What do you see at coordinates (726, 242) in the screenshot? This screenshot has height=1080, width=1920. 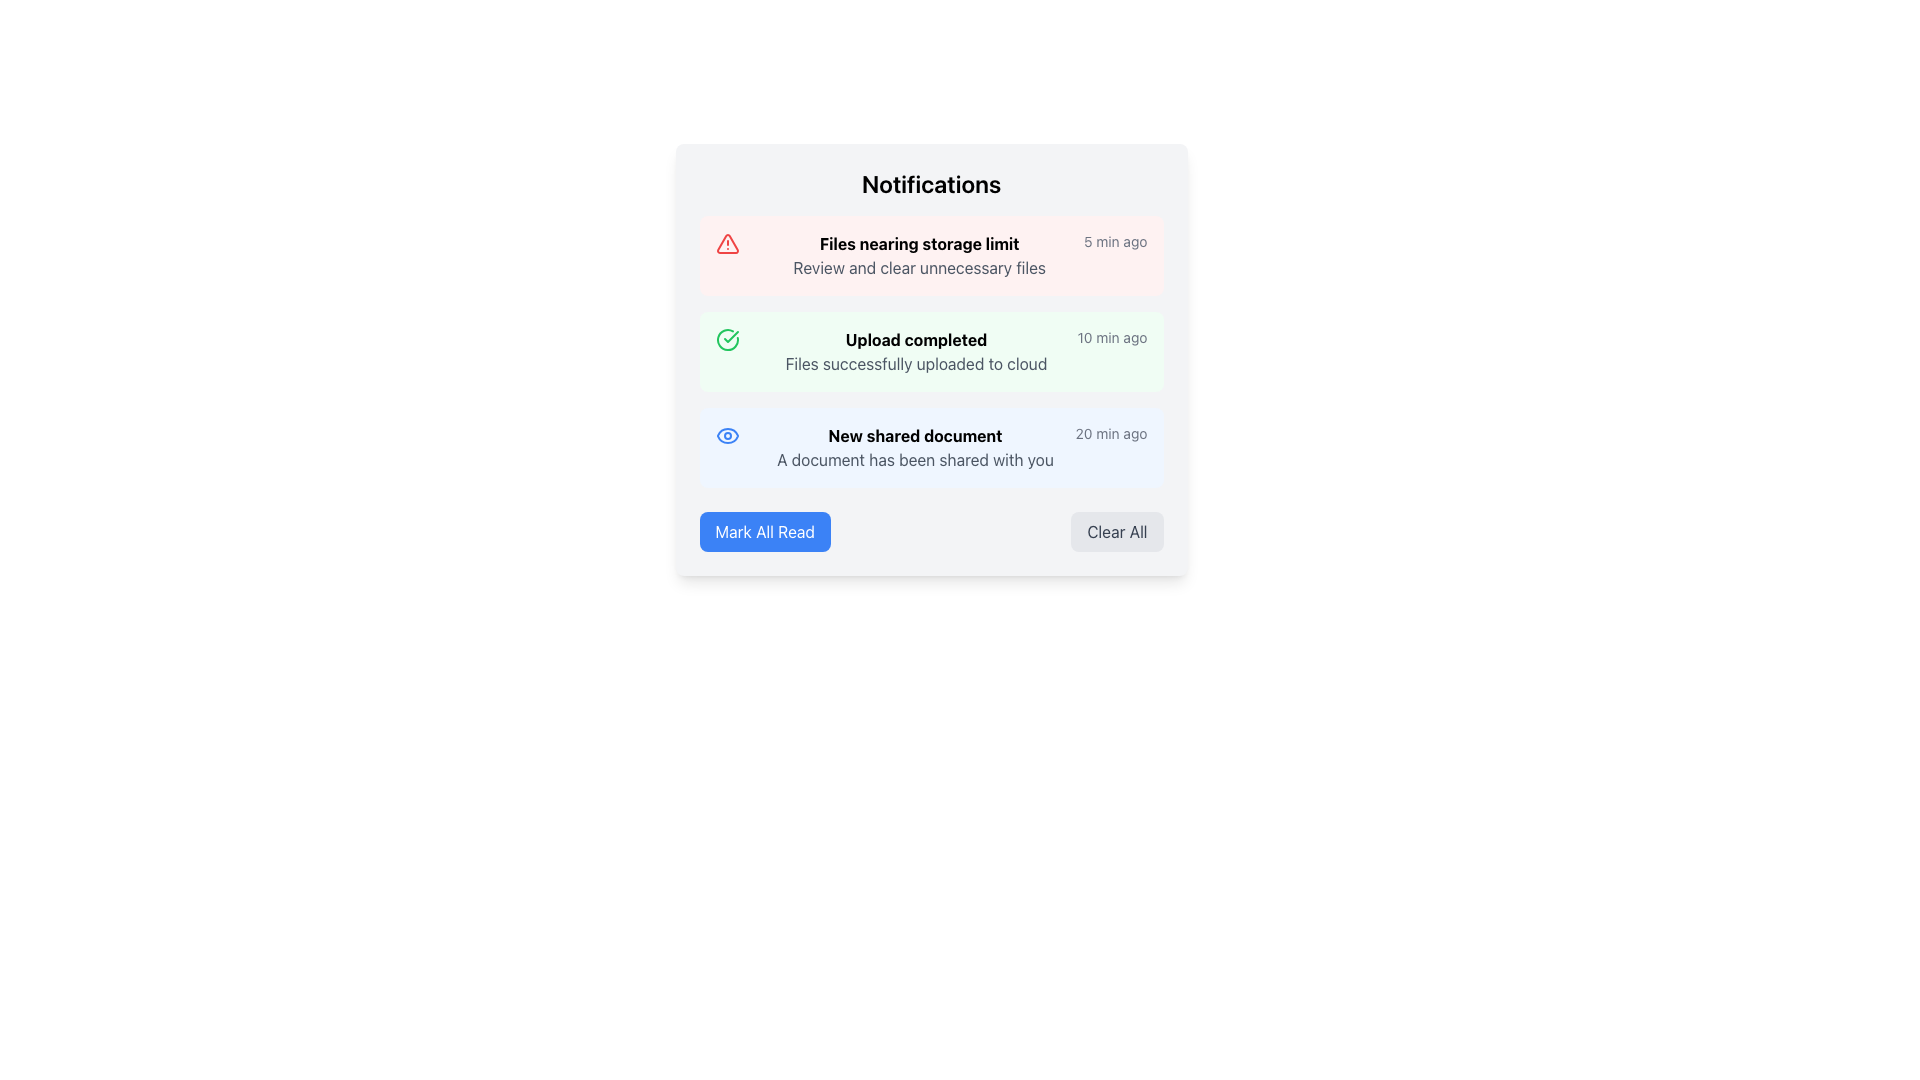 I see `the warning icon indicating files nearing the storage limit, located in the notification card as the first icon in the notifications list` at bounding box center [726, 242].